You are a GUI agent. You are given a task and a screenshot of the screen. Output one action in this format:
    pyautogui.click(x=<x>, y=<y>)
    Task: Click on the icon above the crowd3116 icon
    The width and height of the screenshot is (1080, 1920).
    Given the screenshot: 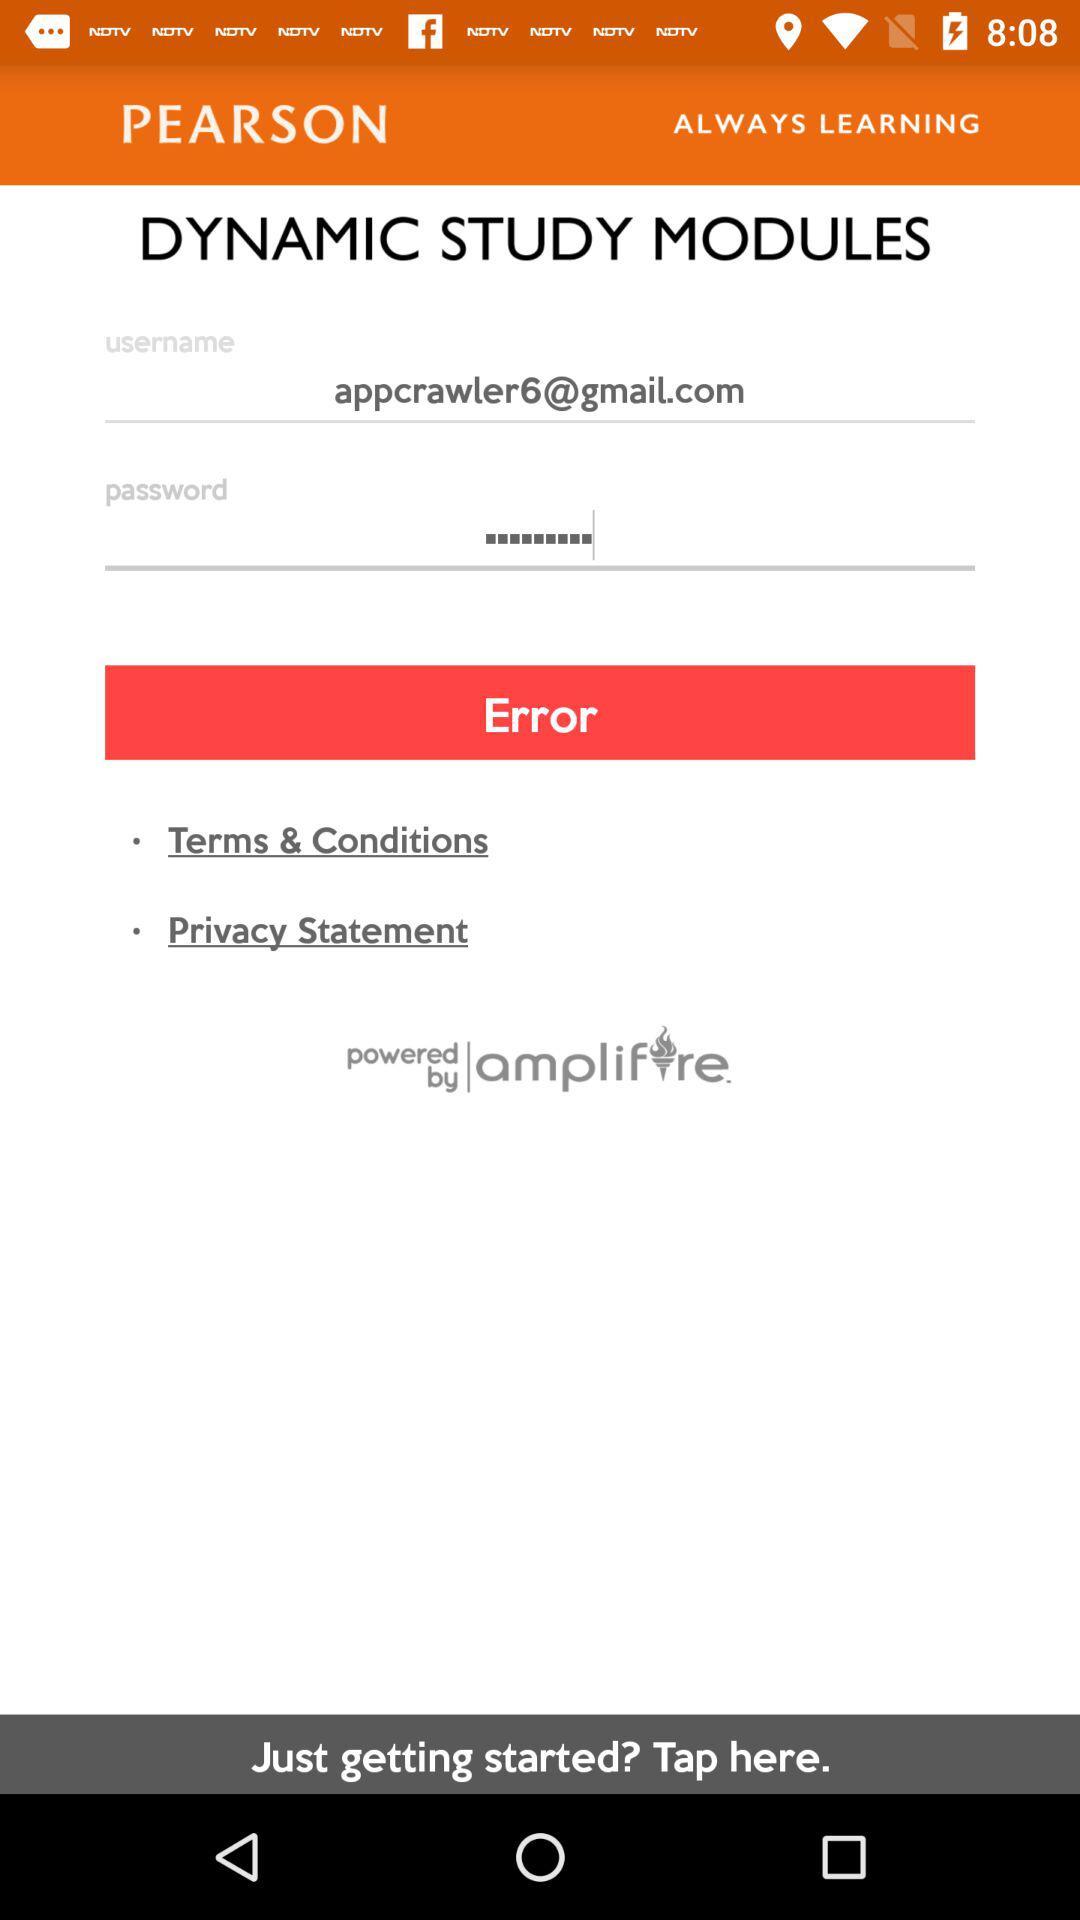 What is the action you would take?
    pyautogui.click(x=540, y=397)
    